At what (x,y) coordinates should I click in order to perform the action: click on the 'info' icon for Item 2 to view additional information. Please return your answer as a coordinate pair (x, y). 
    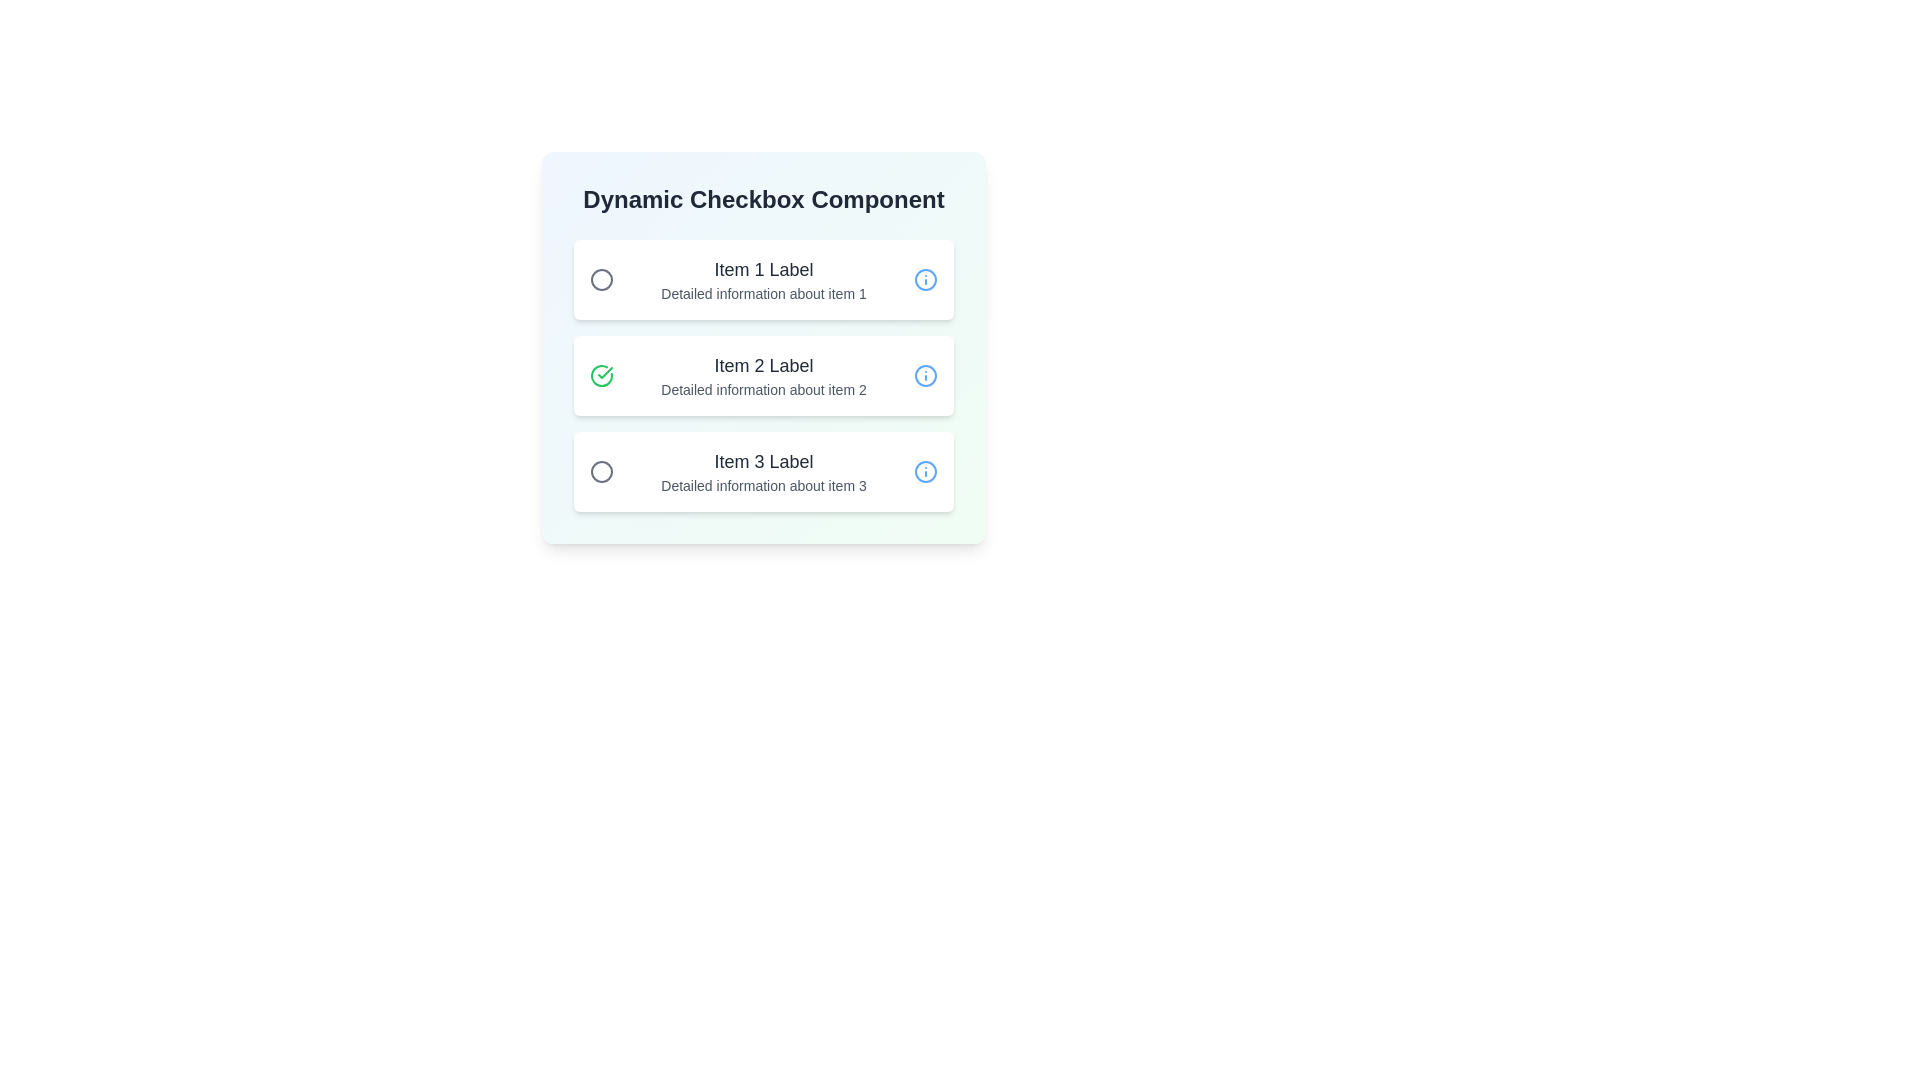
    Looking at the image, I should click on (925, 375).